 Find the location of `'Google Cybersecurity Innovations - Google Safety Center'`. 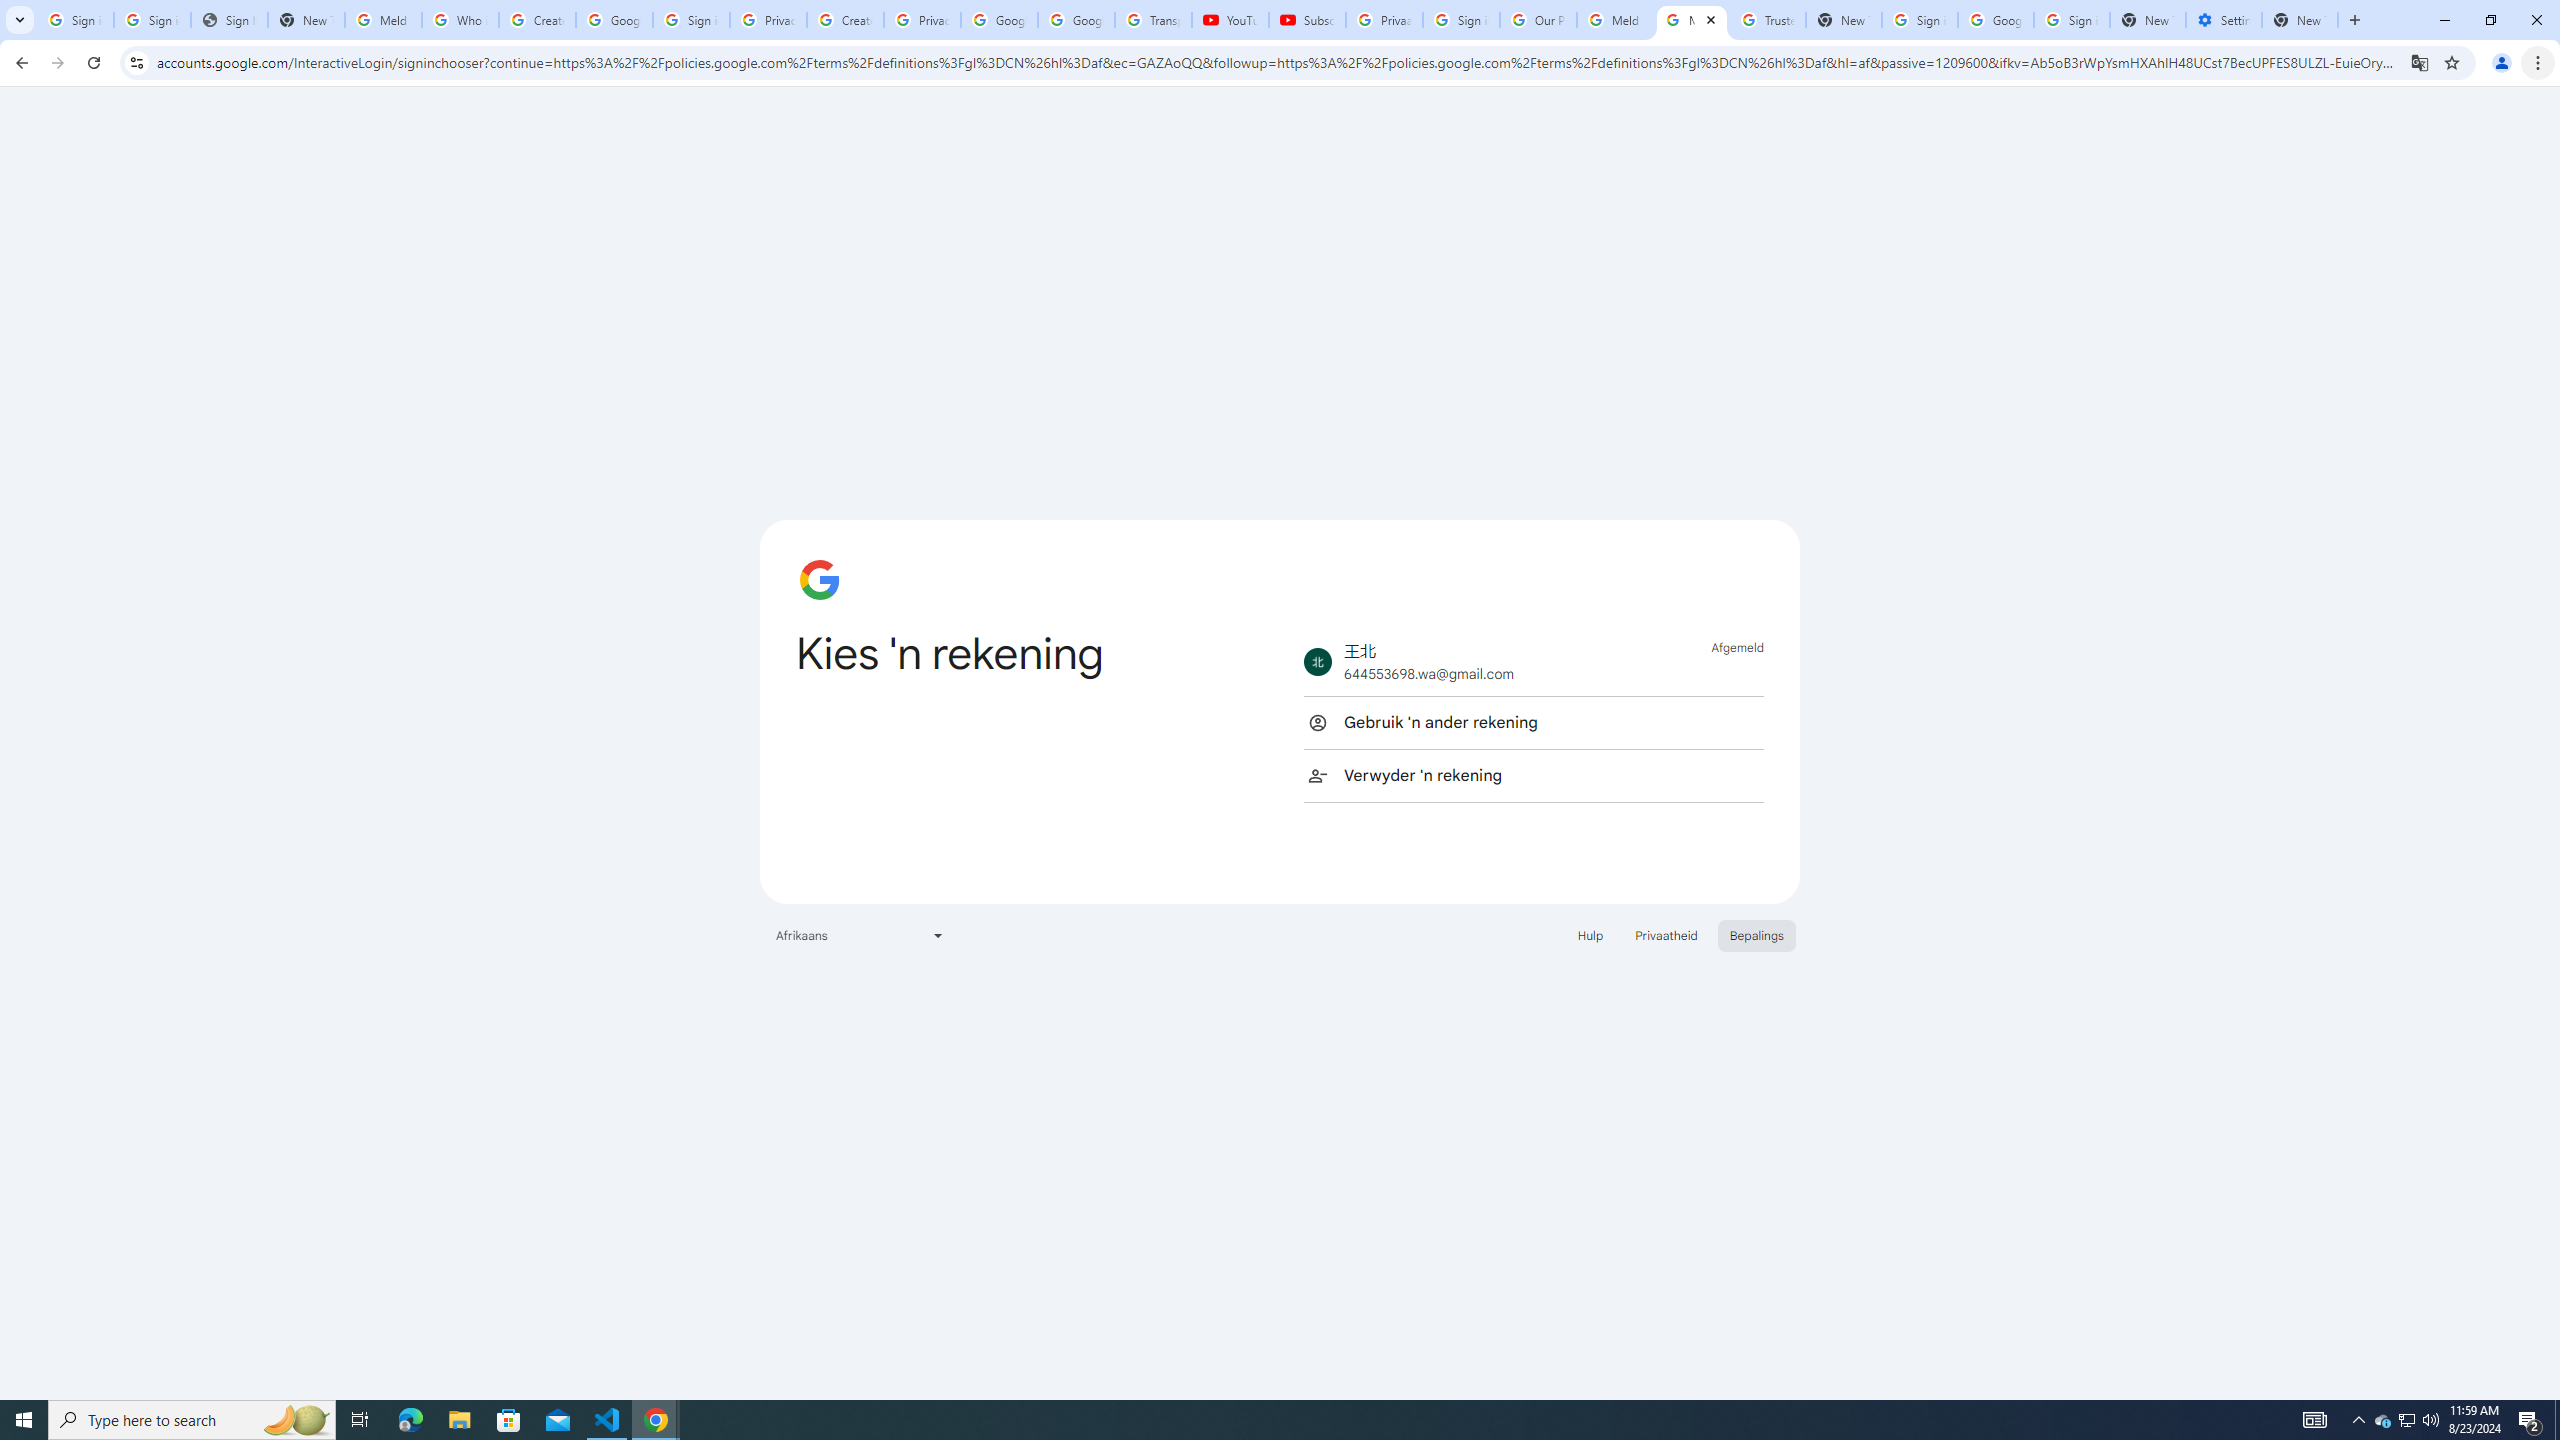

'Google Cybersecurity Innovations - Google Safety Center' is located at coordinates (1994, 19).